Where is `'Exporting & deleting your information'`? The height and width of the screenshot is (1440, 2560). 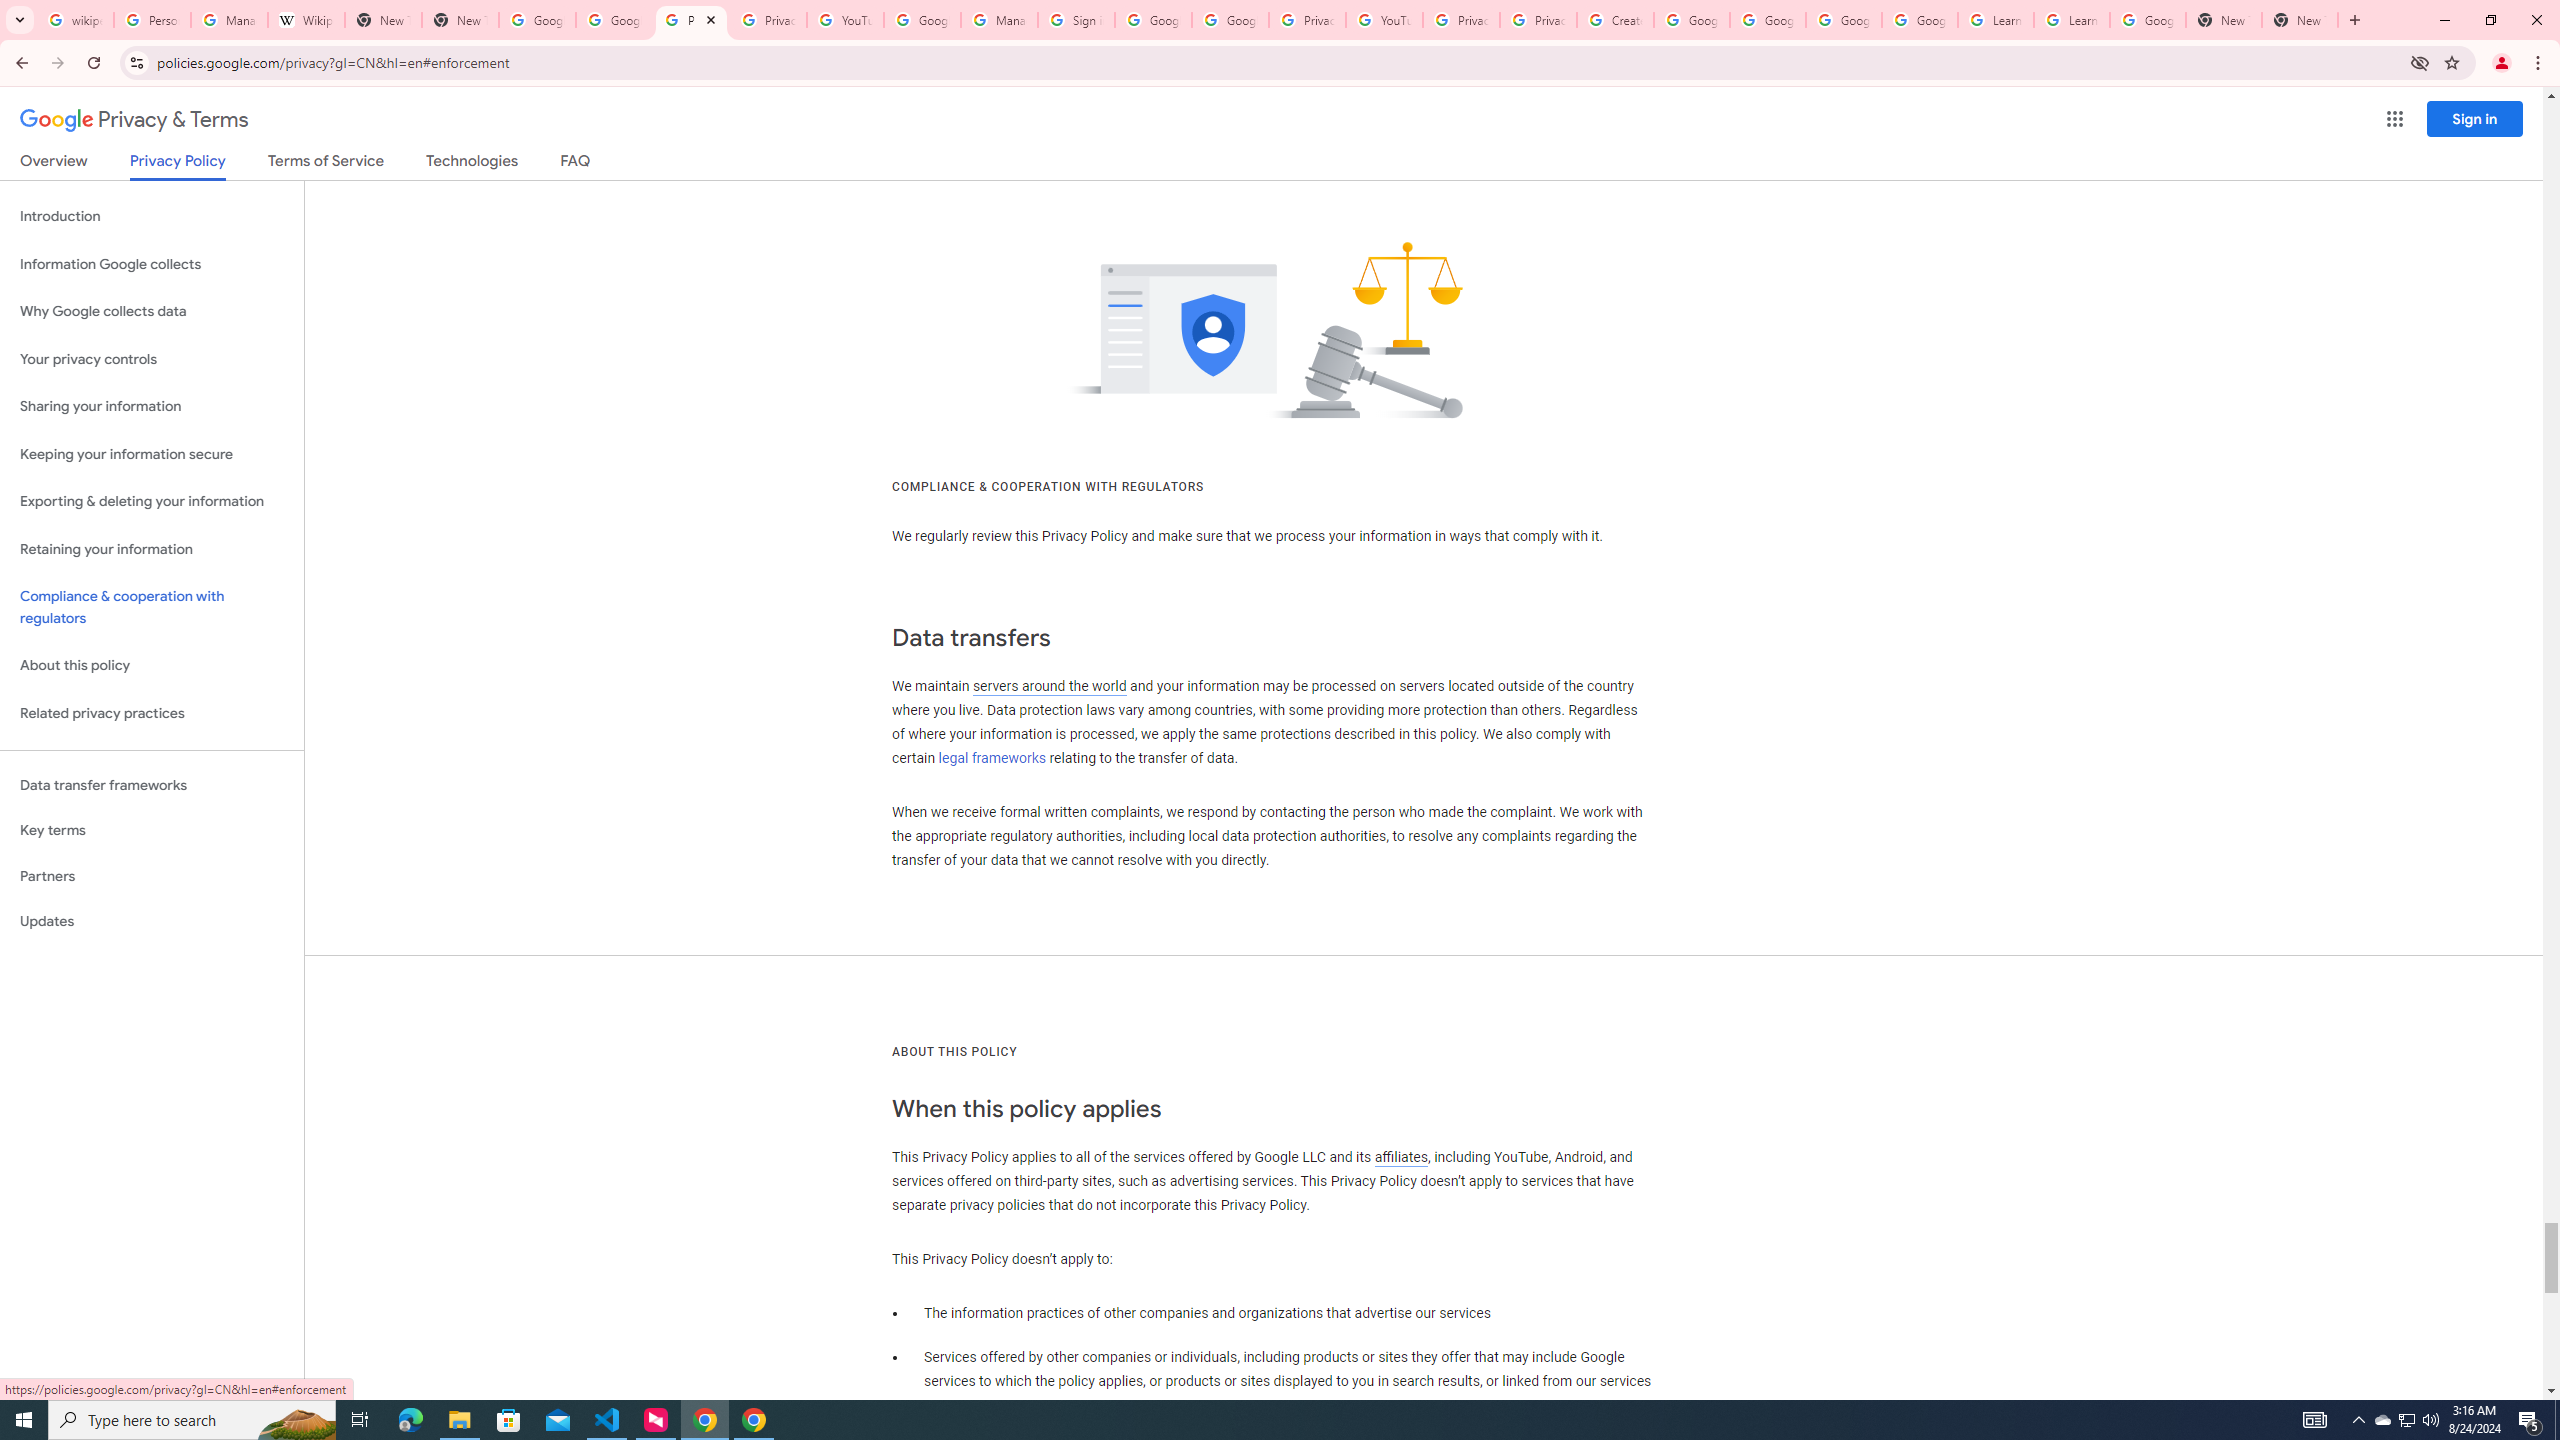
'Exporting & deleting your information' is located at coordinates (151, 501).